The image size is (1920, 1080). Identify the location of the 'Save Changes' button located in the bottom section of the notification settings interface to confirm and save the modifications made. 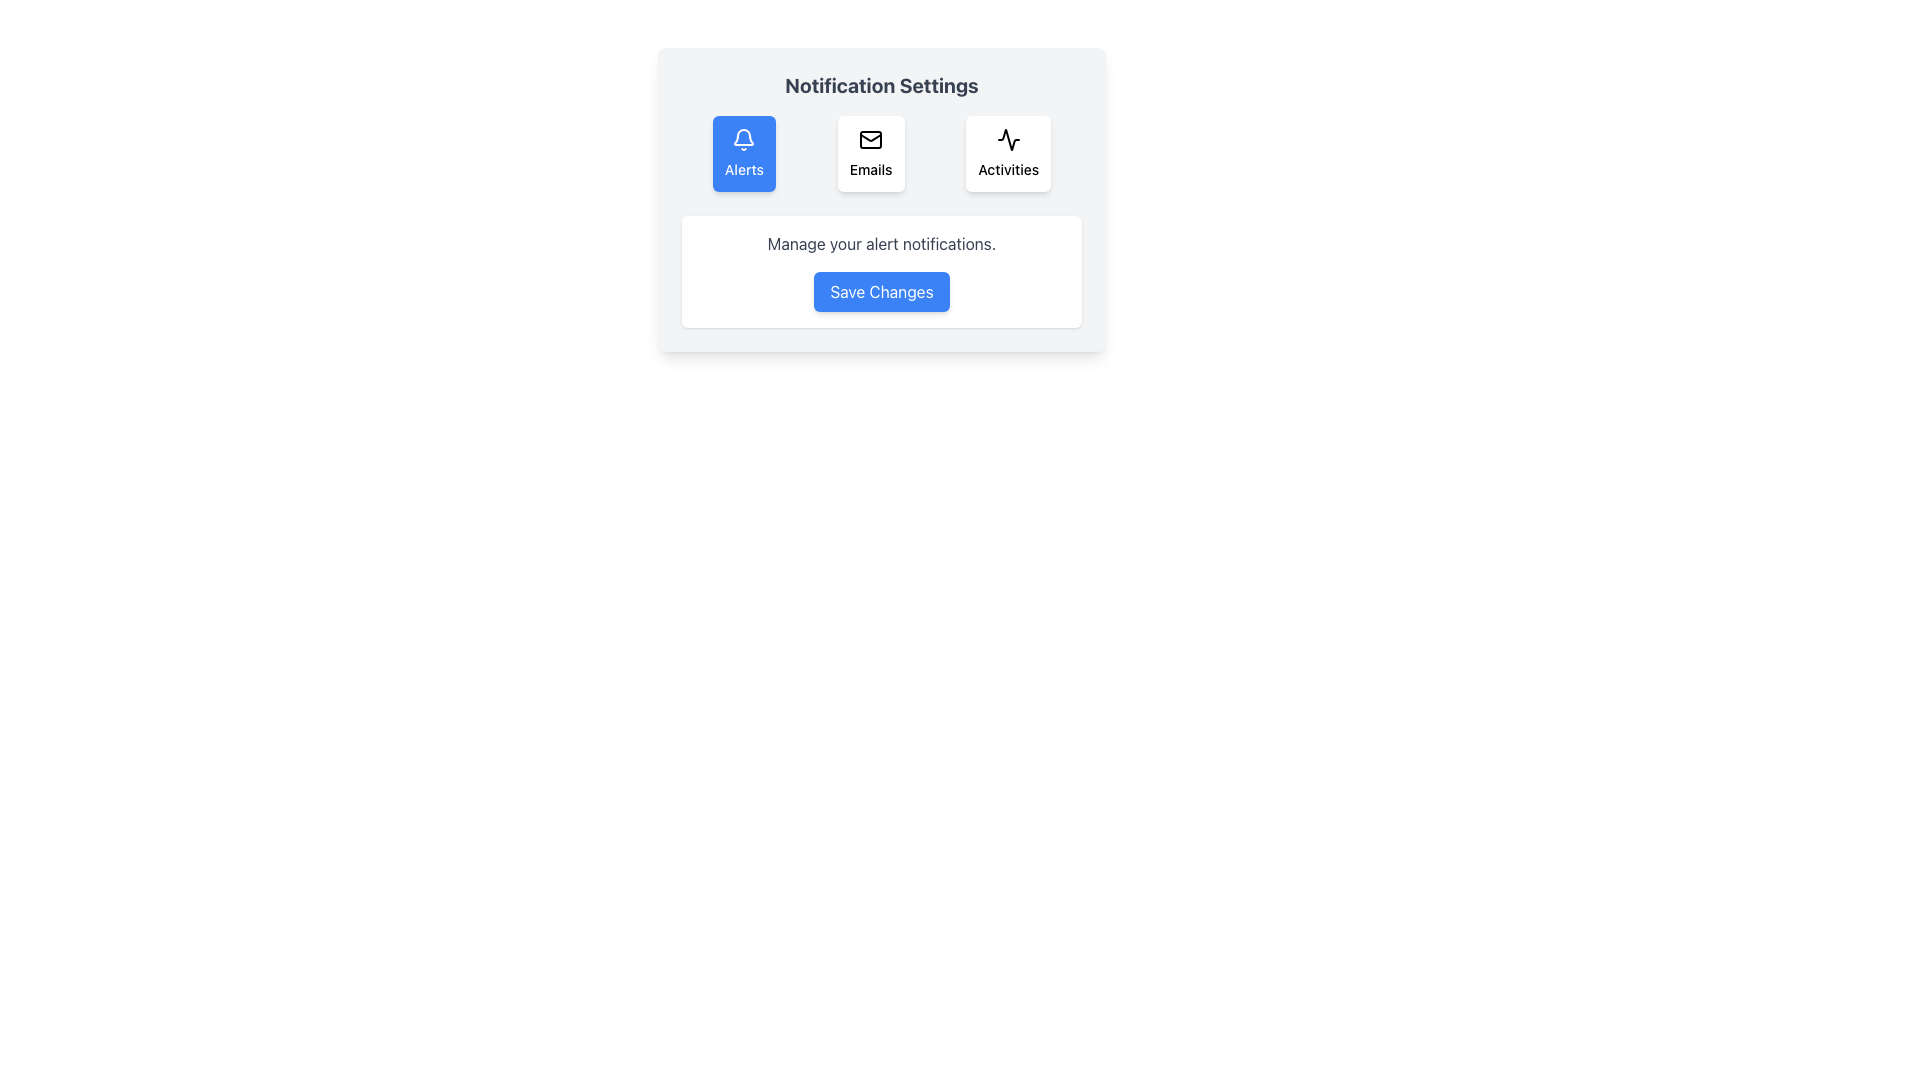
(881, 292).